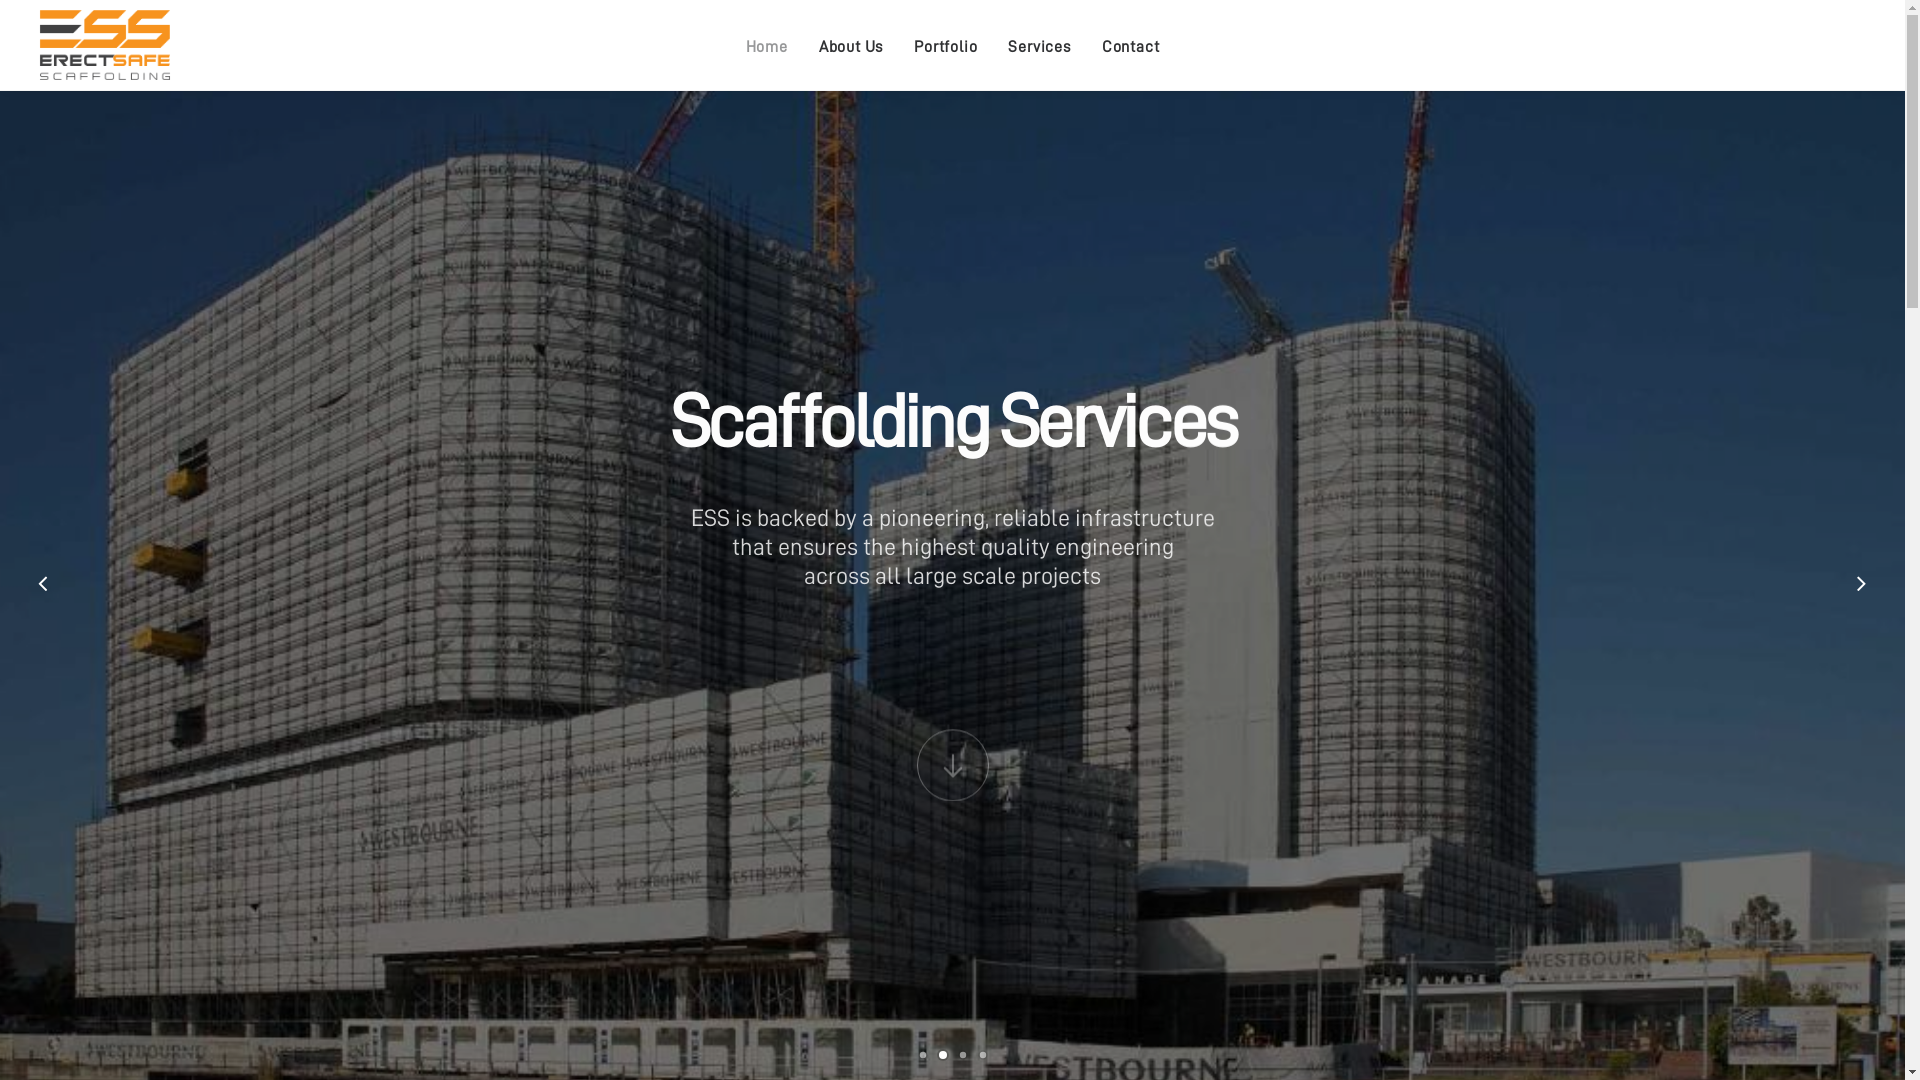 The height and width of the screenshot is (1080, 1920). Describe the element at coordinates (1131, 45) in the screenshot. I see `'Contact'` at that location.